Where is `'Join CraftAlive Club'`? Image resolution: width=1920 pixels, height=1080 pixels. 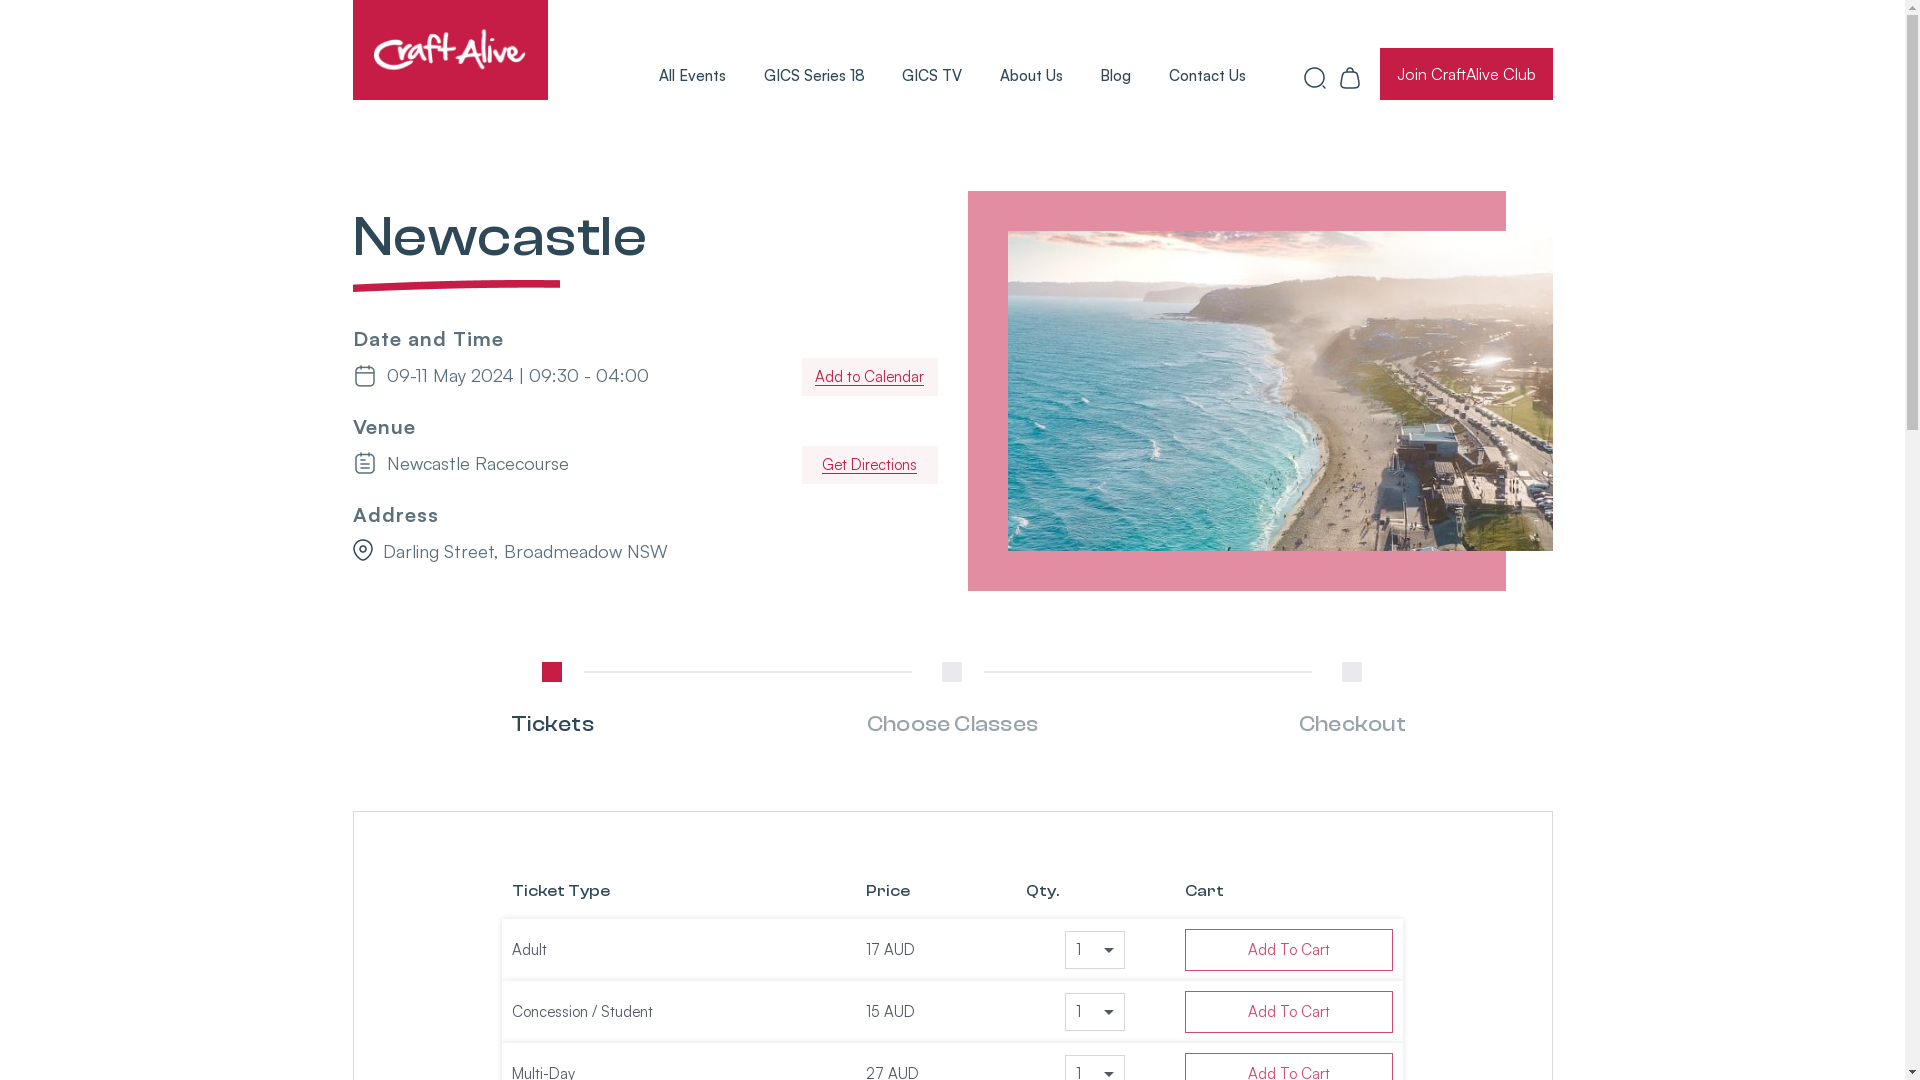 'Join CraftAlive Club' is located at coordinates (1466, 72).